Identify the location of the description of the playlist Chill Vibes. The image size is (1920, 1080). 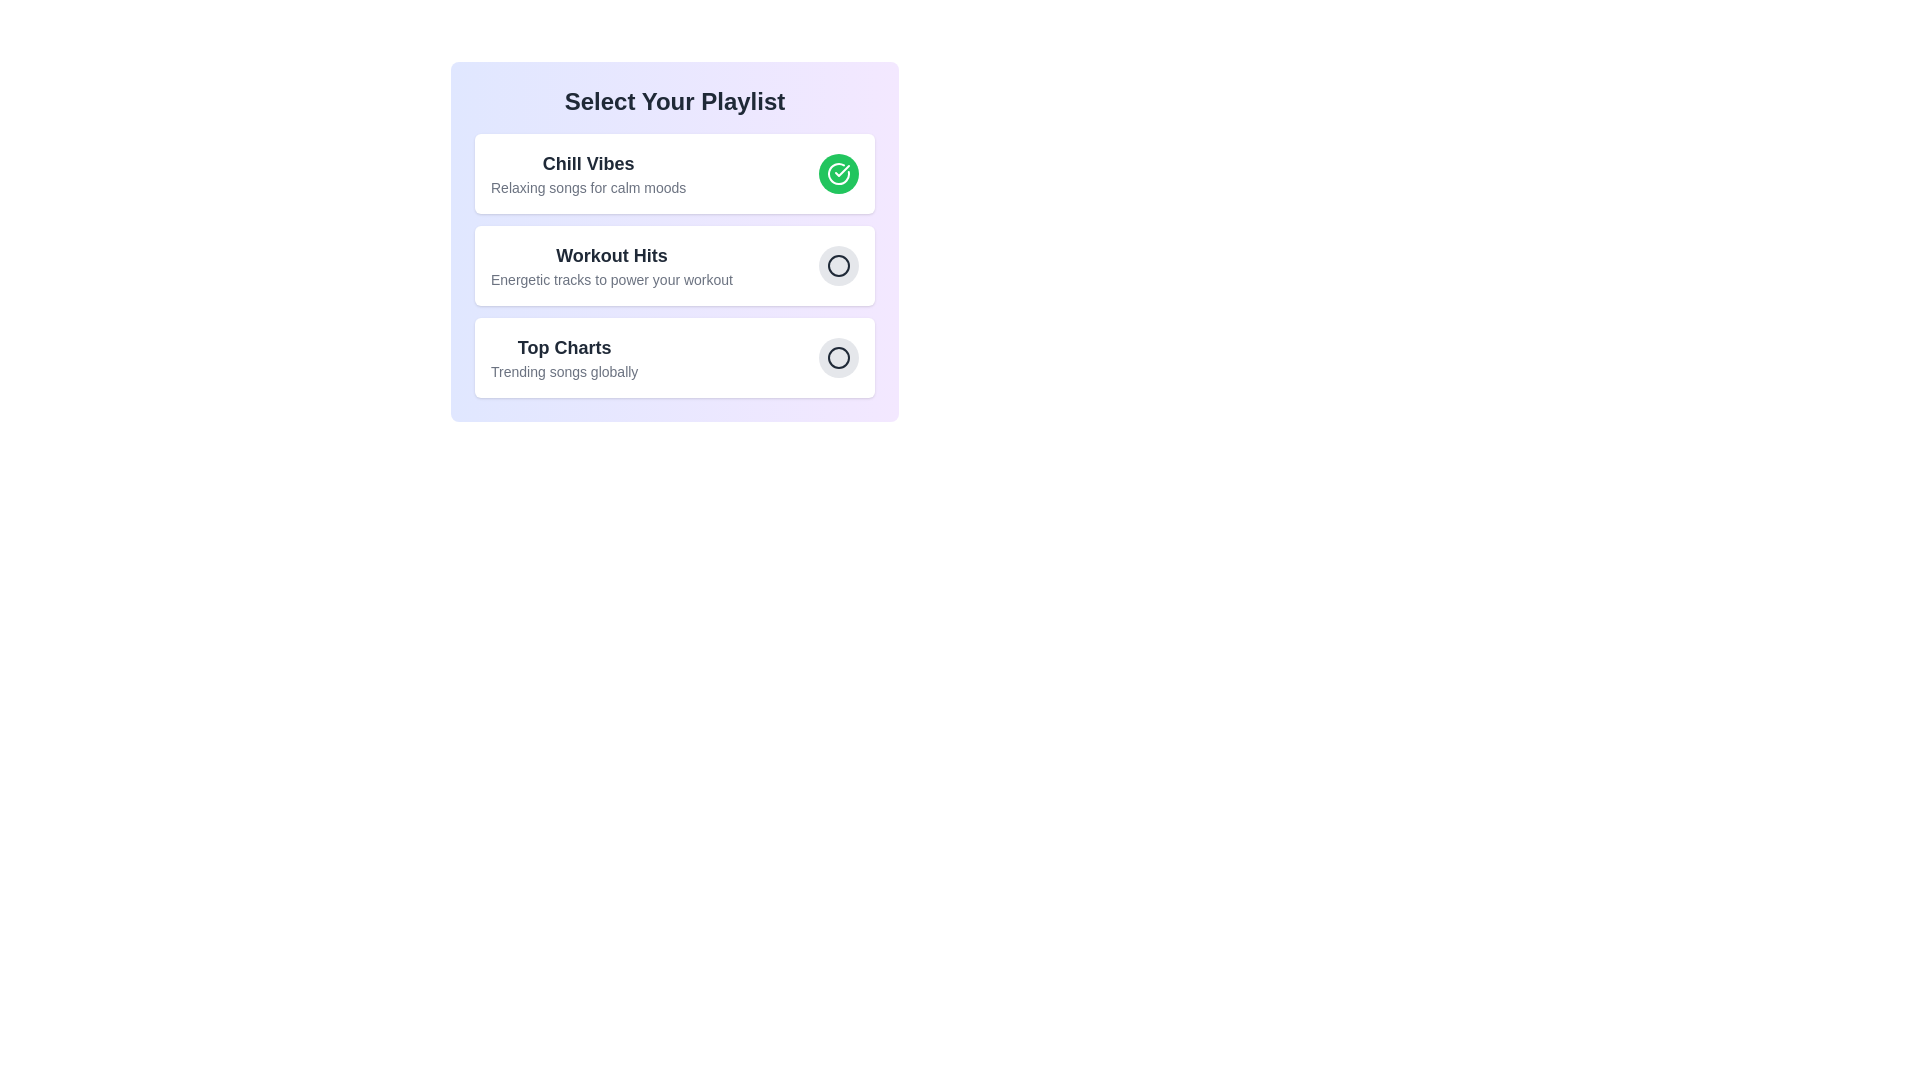
(587, 188).